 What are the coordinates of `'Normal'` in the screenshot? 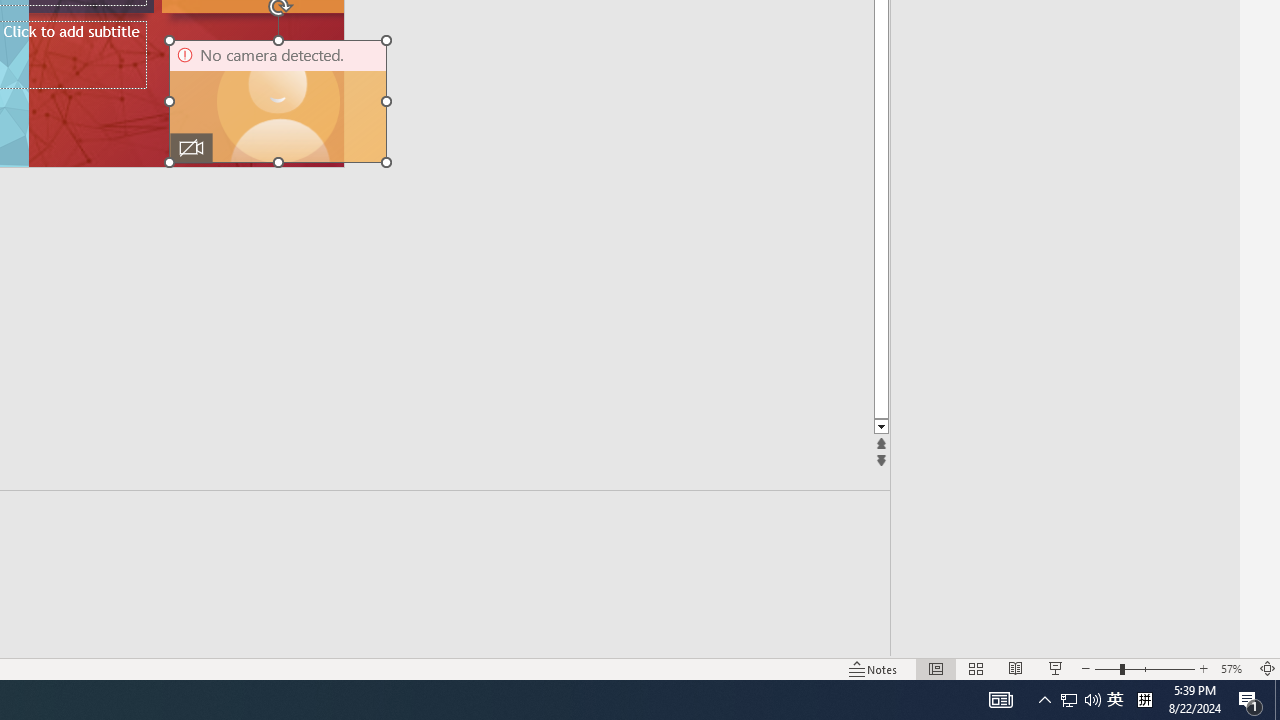 It's located at (935, 669).